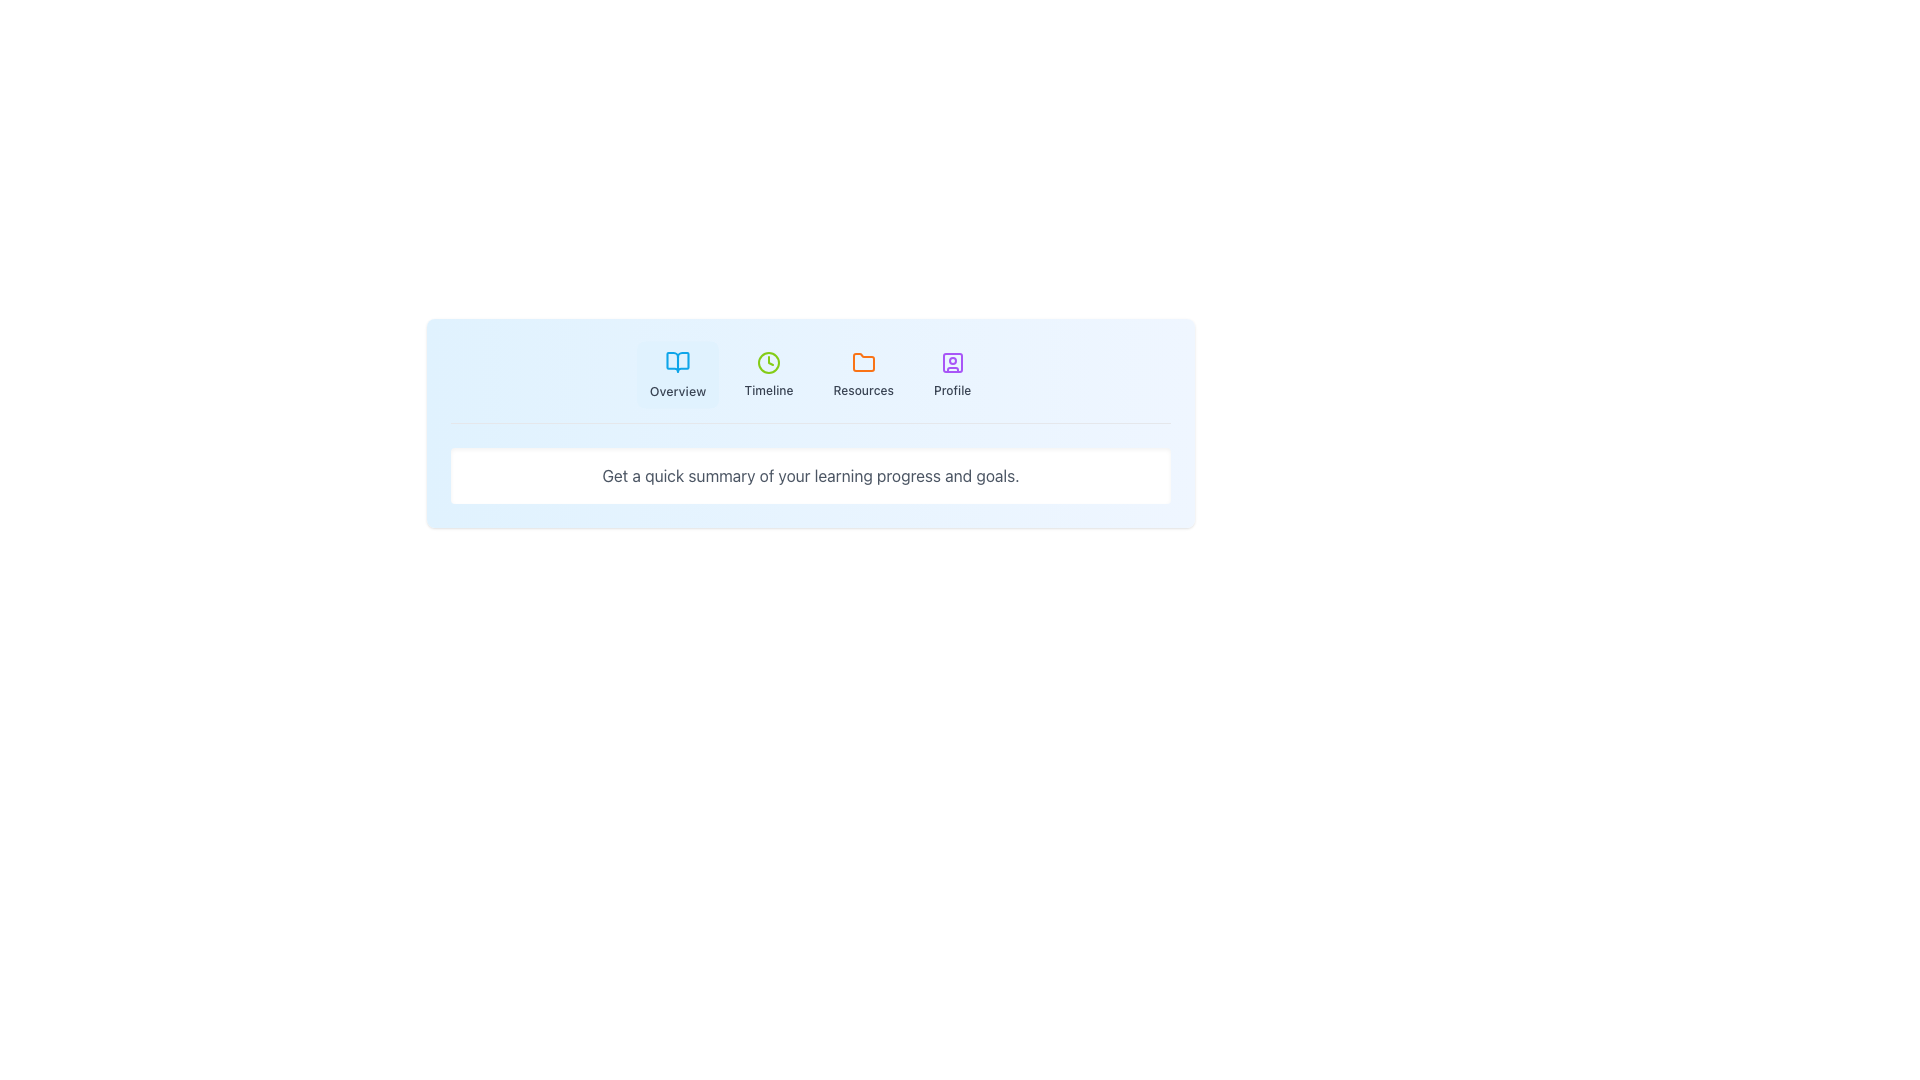 The image size is (1920, 1080). I want to click on the orange folder-shaped icon, so click(863, 362).